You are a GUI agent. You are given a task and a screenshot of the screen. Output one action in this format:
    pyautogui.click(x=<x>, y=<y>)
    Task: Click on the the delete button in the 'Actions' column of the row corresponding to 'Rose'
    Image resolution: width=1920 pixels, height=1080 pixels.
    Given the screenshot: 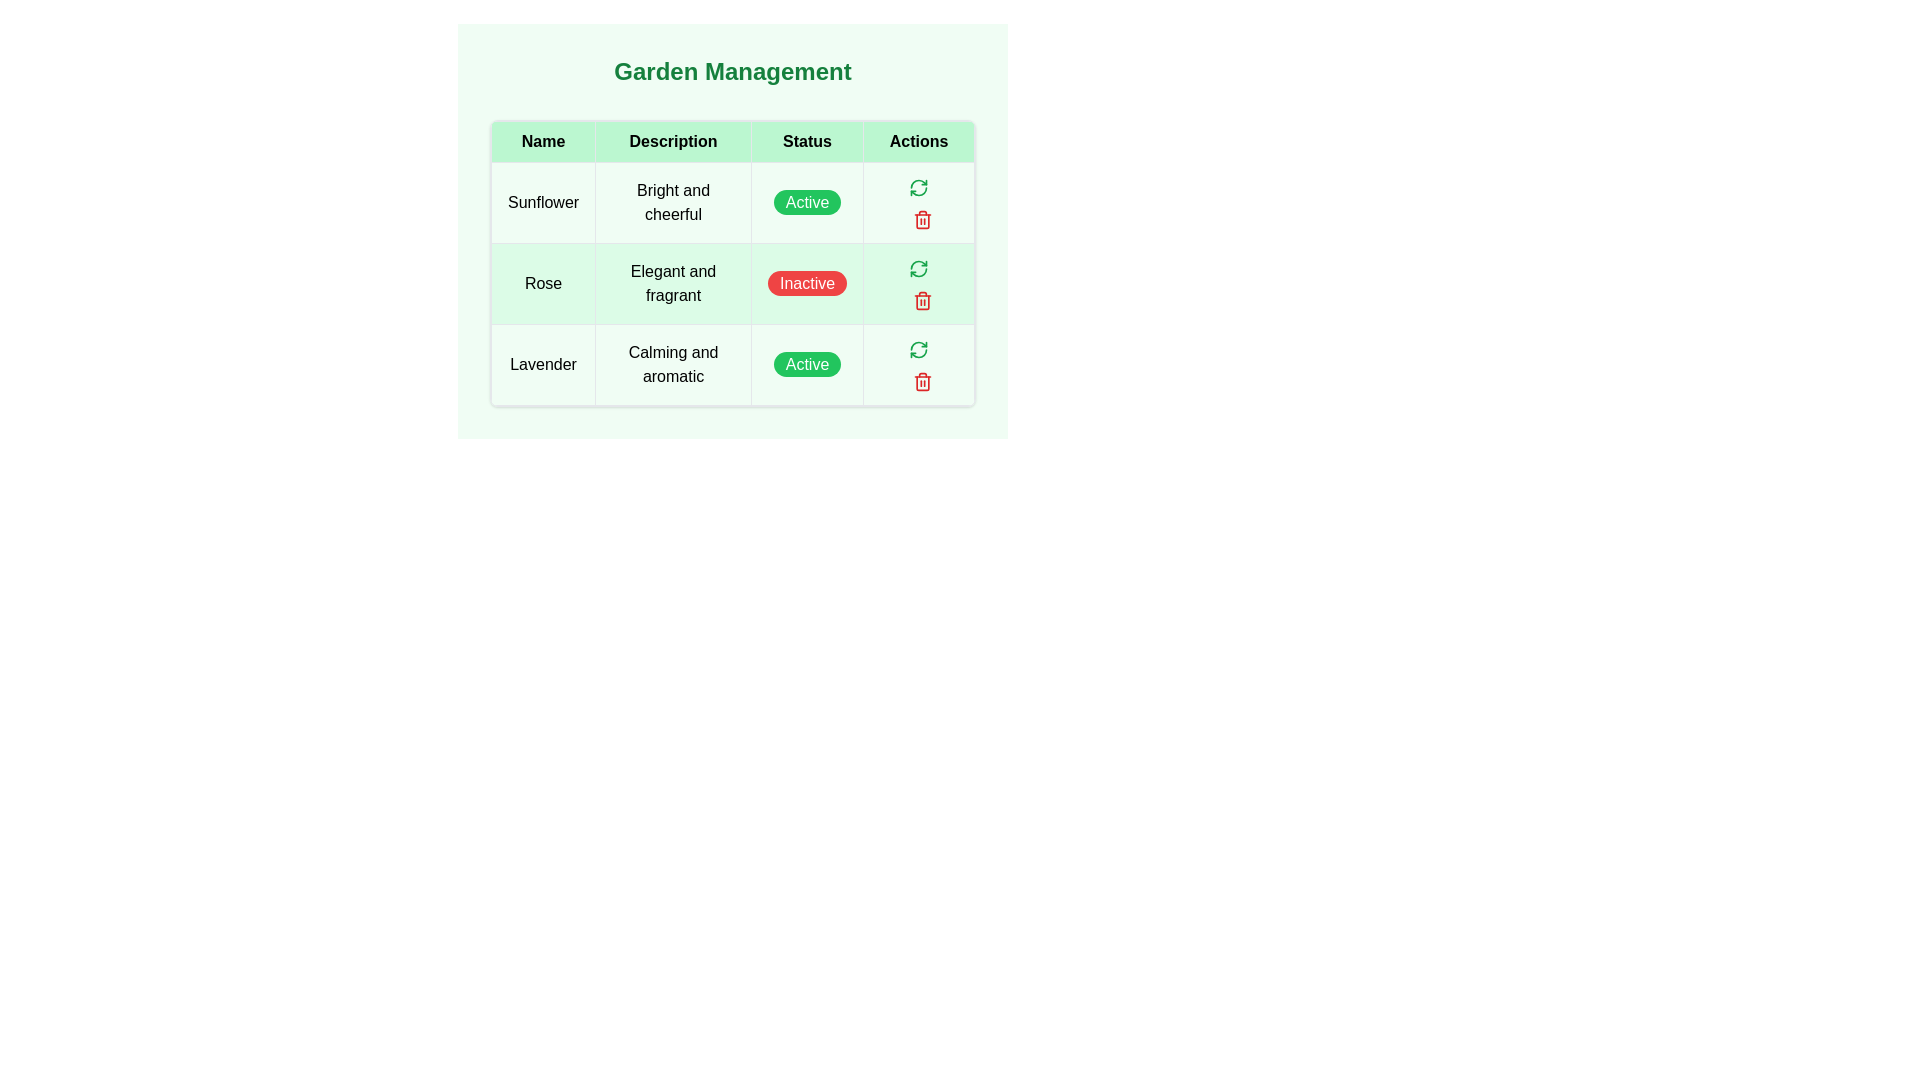 What is the action you would take?
    pyautogui.click(x=922, y=219)
    